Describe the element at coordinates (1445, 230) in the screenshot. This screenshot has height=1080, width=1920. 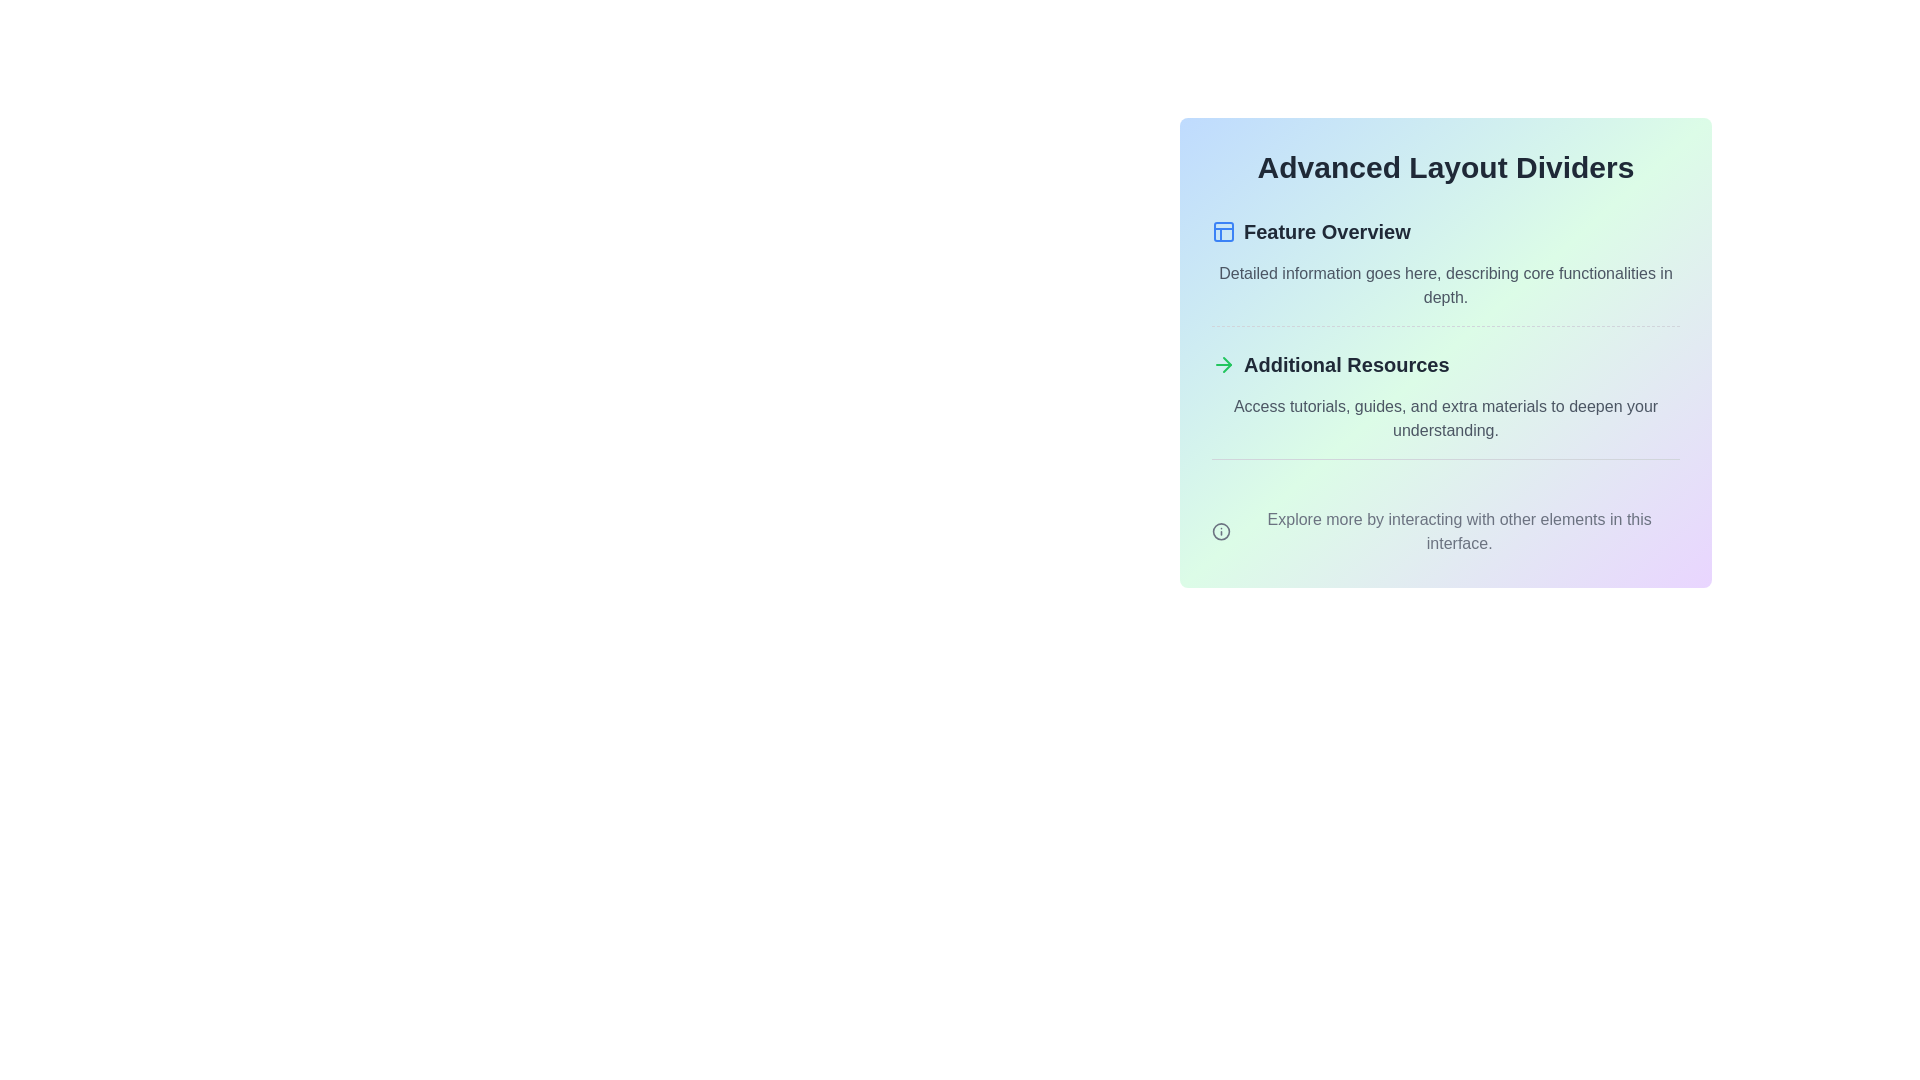
I see `the Heading with icon that summarizes the 'Feature Overview' section` at that location.